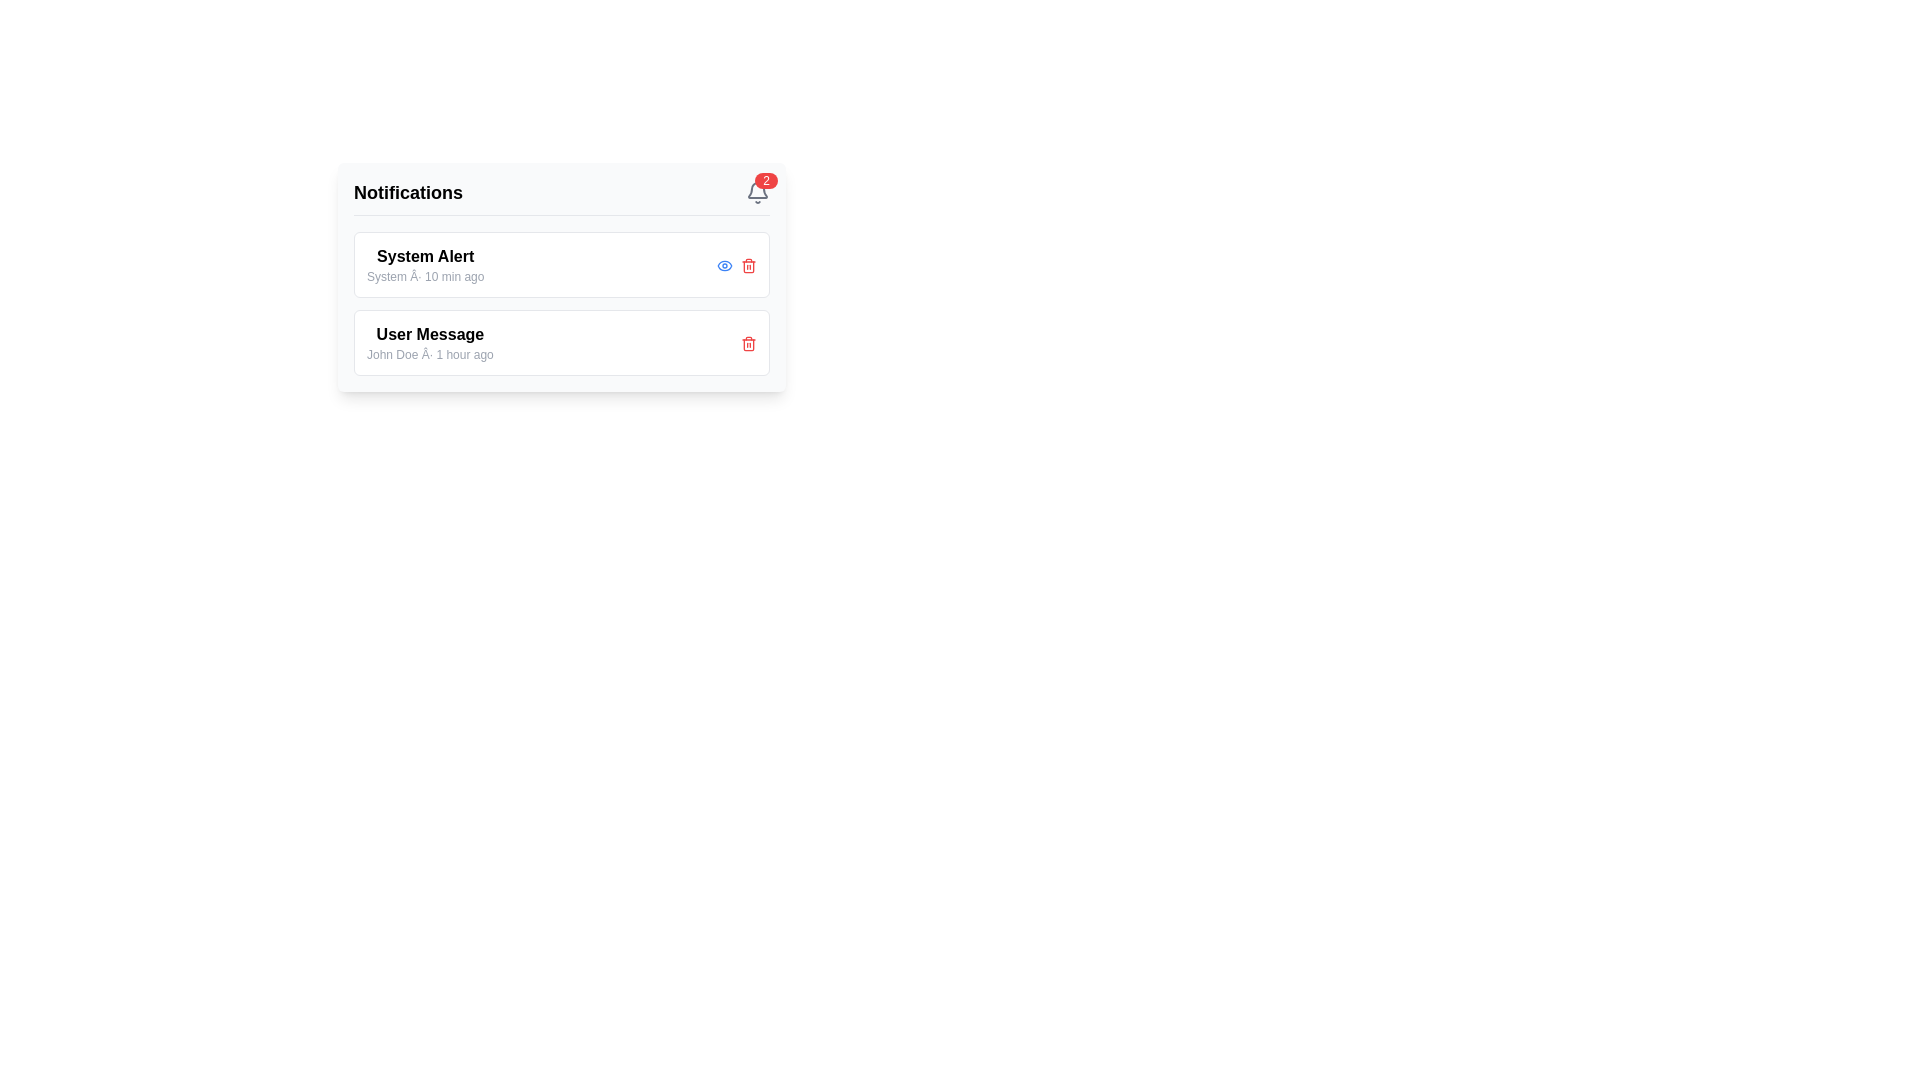 This screenshot has height=1080, width=1920. What do you see at coordinates (723, 264) in the screenshot?
I see `the blue circular eye icon-button in the action bar of the first notification entry` at bounding box center [723, 264].